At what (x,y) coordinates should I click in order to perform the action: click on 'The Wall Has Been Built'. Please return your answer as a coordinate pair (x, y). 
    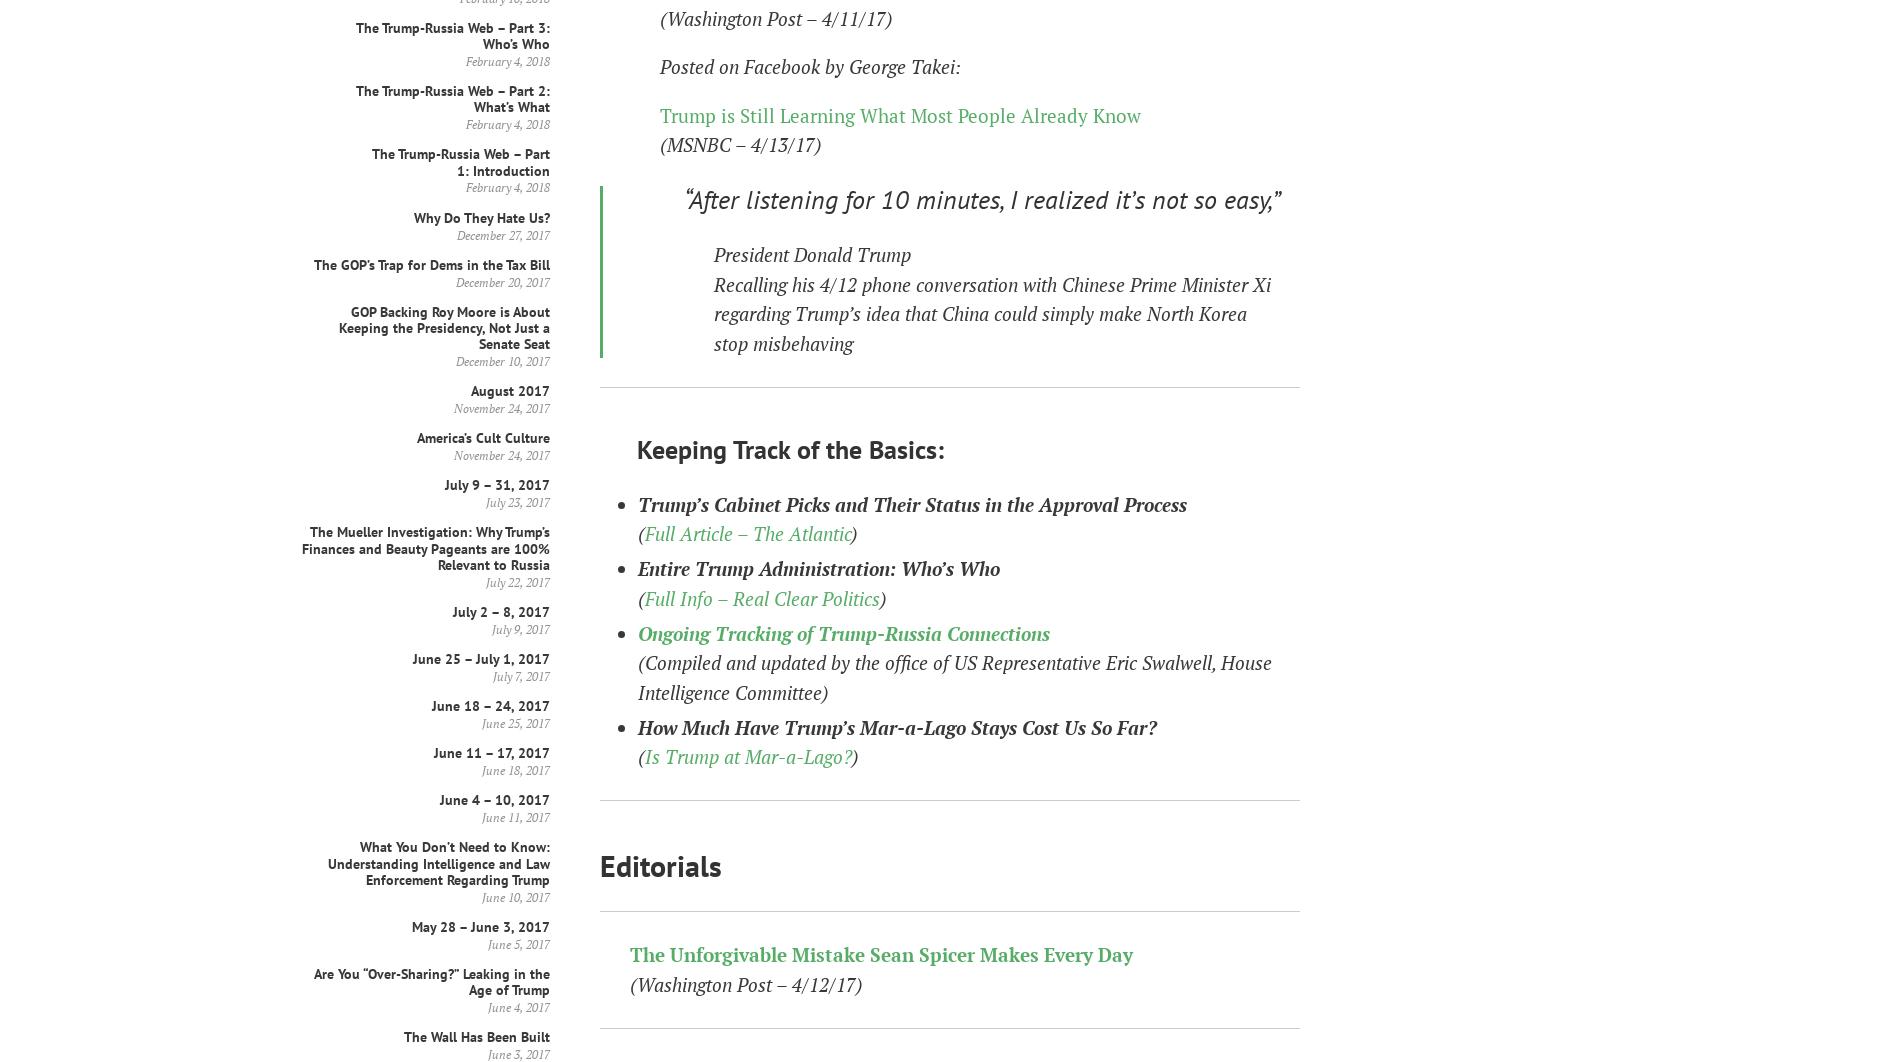
    Looking at the image, I should click on (477, 1035).